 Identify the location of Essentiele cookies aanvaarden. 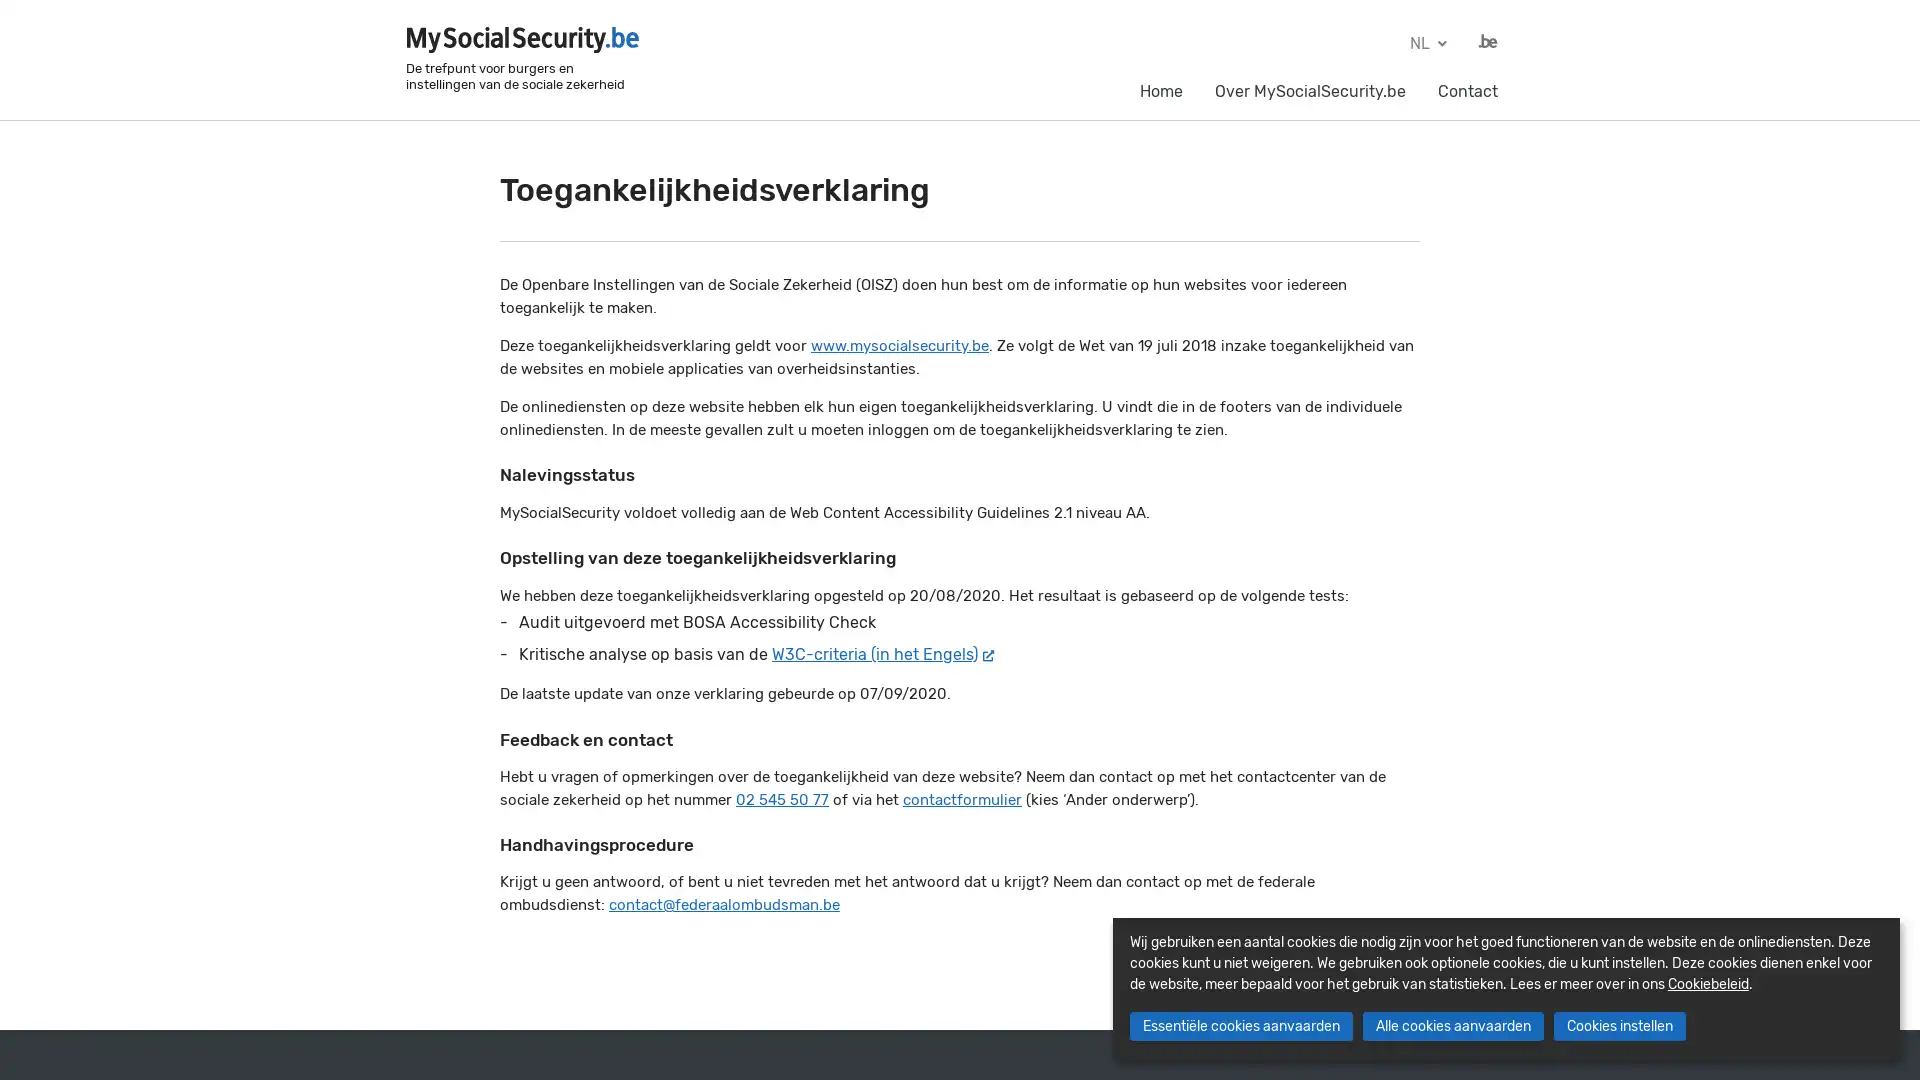
(1239, 1026).